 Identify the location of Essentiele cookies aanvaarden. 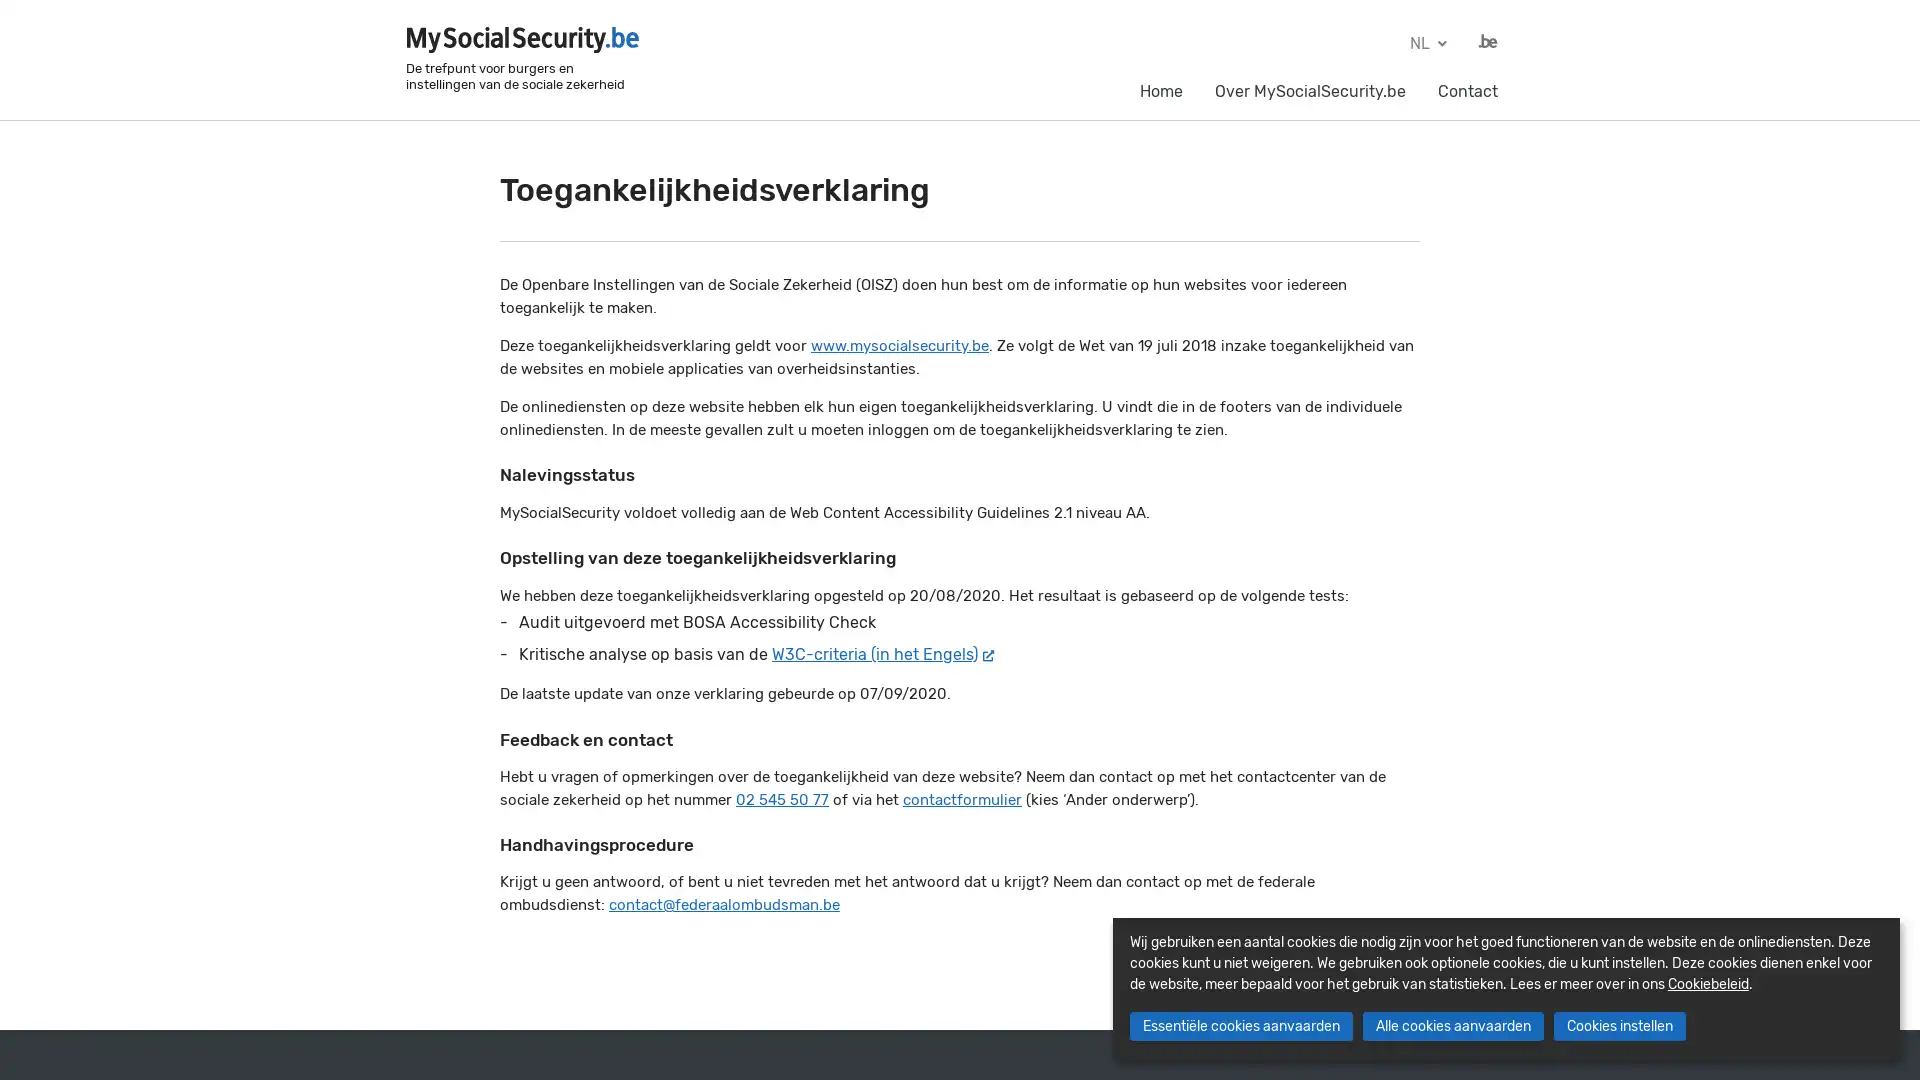
(1239, 1026).